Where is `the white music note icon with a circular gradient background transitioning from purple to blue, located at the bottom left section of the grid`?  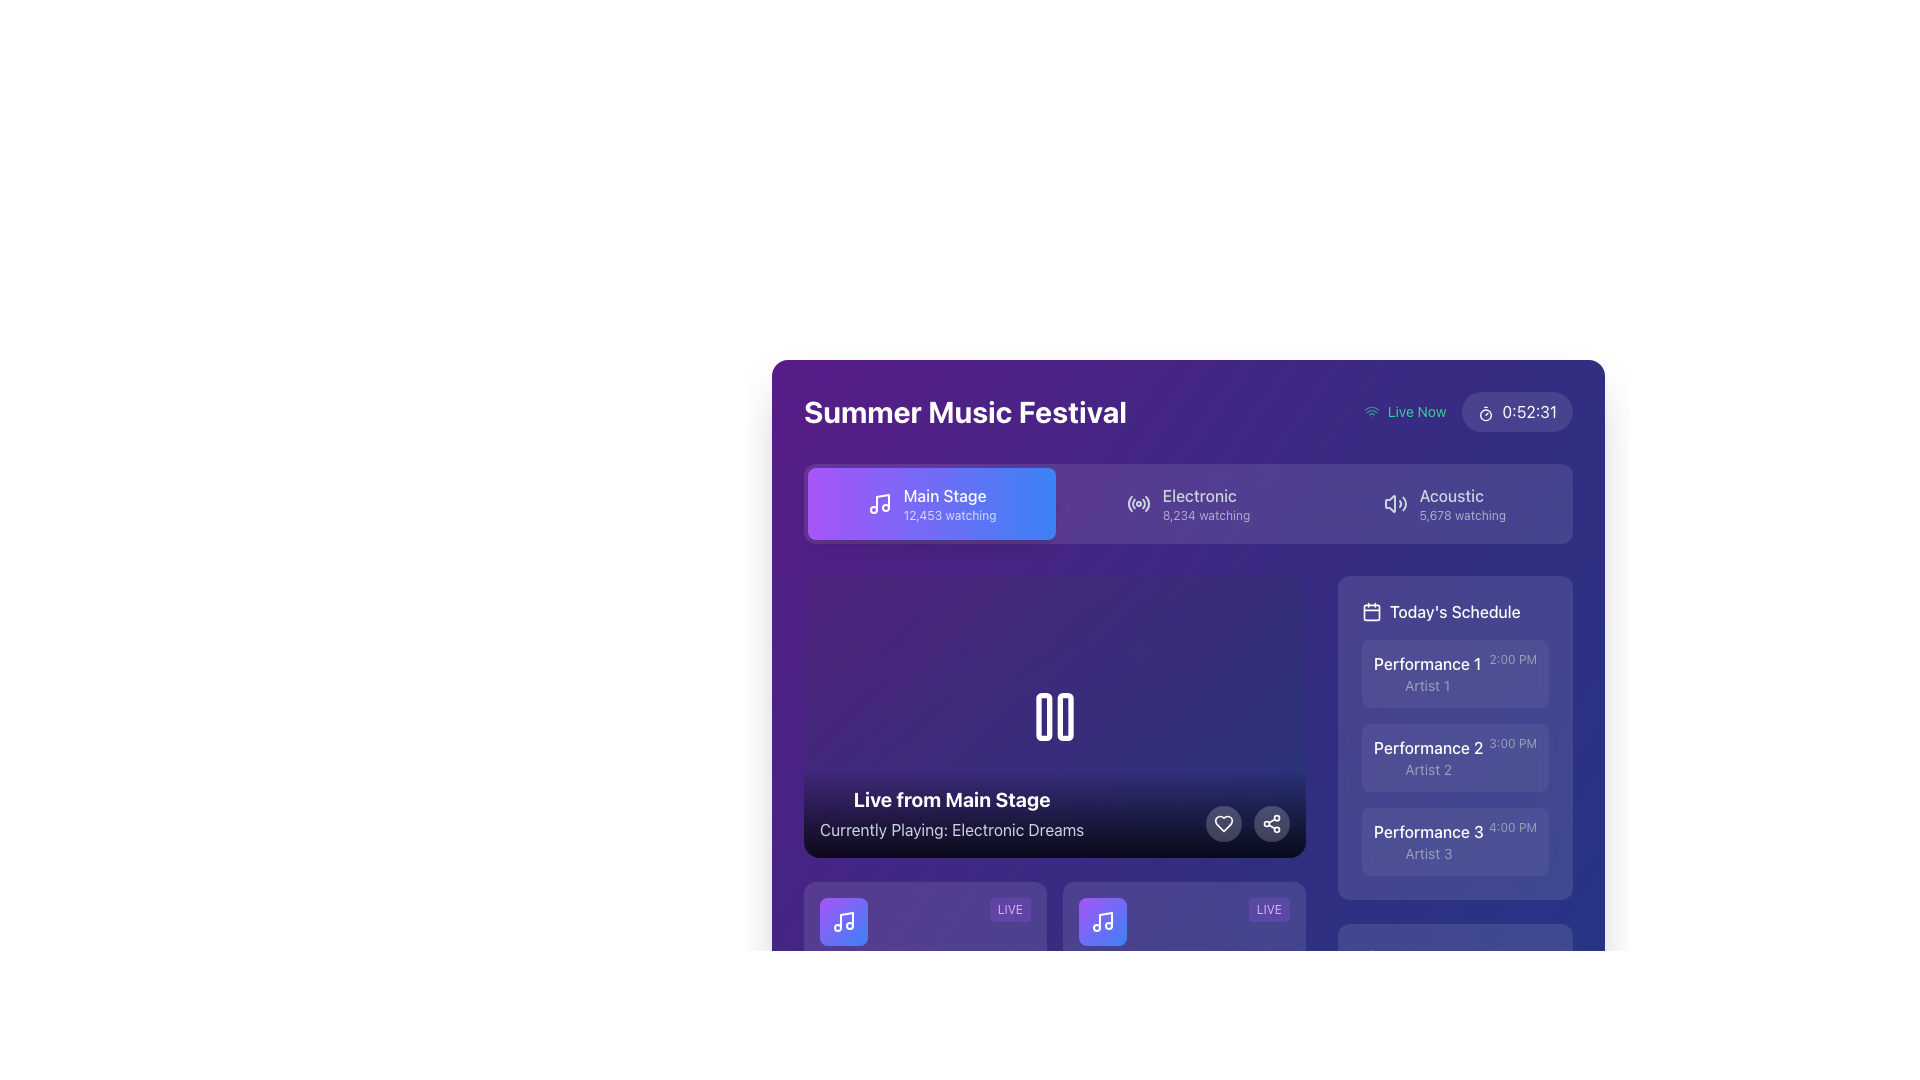 the white music note icon with a circular gradient background transitioning from purple to blue, located at the bottom left section of the grid is located at coordinates (844, 921).